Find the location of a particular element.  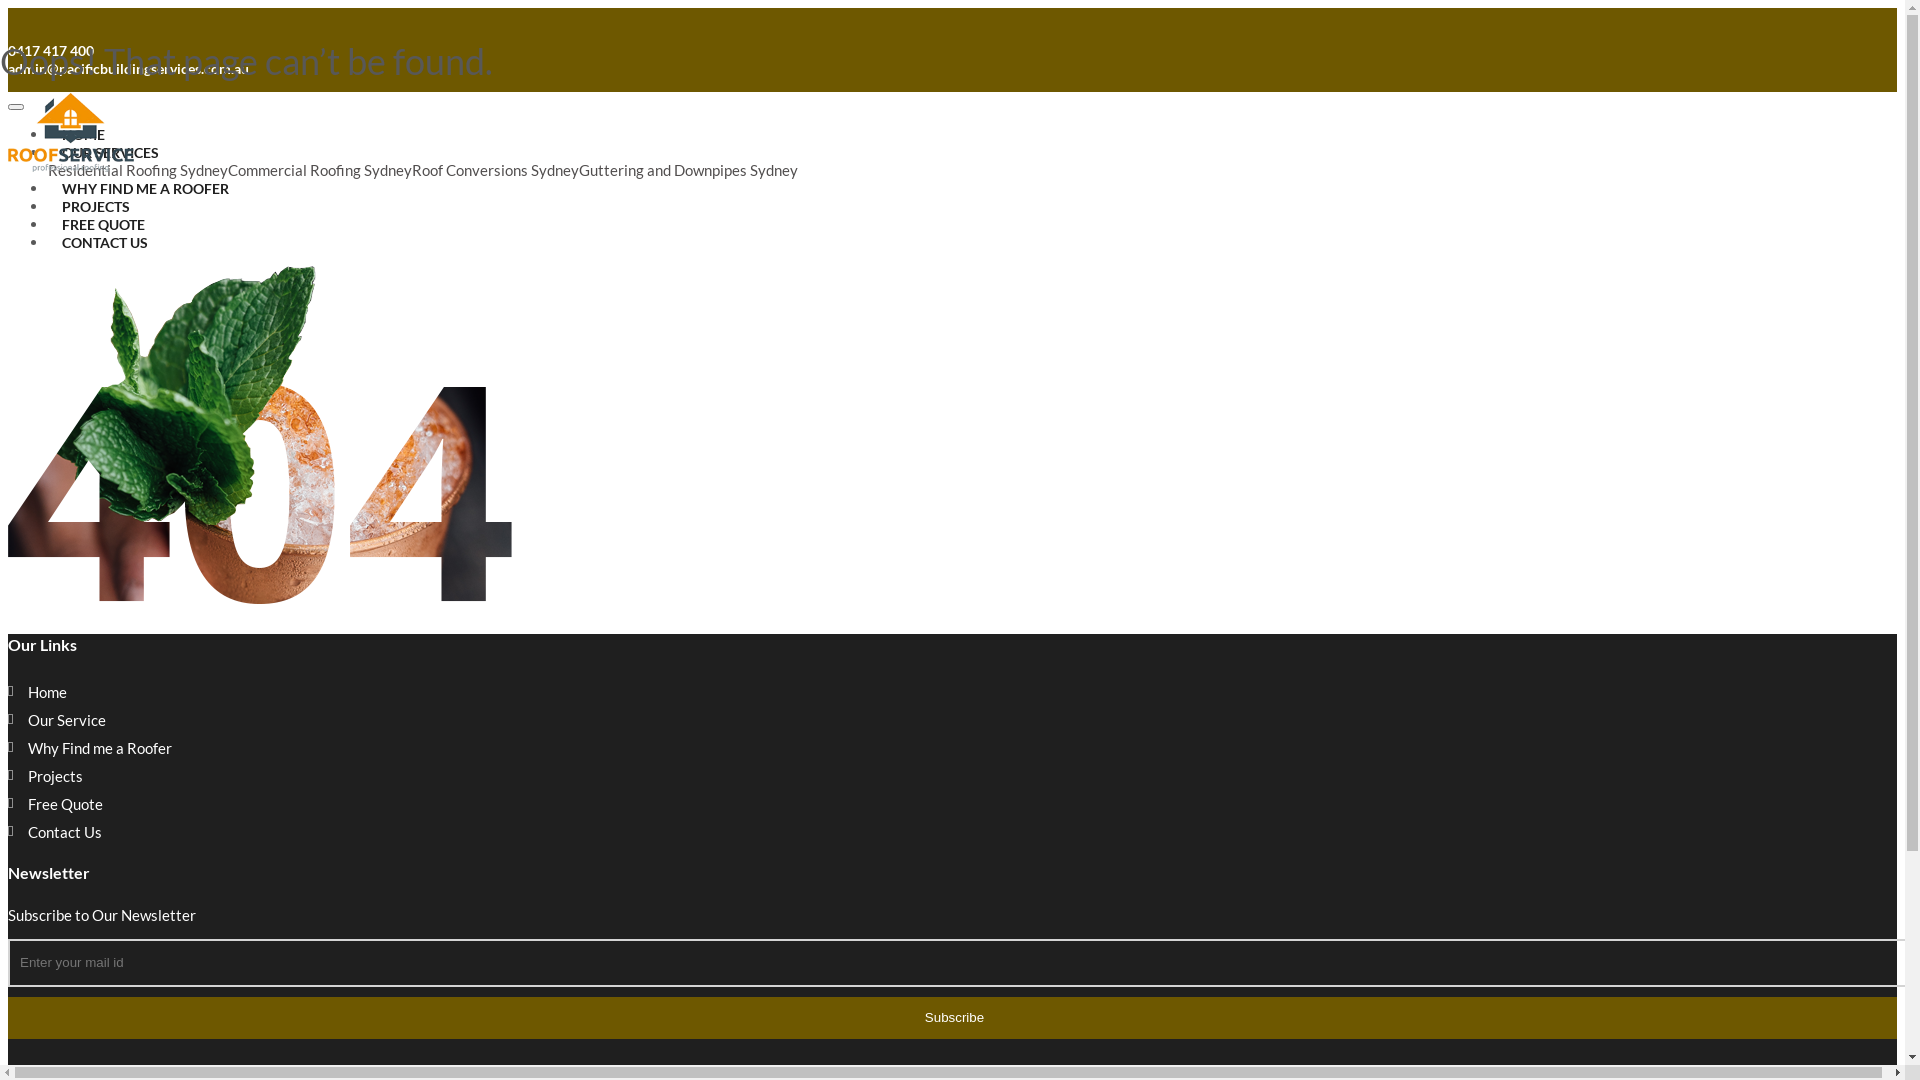

'Our Service' is located at coordinates (67, 720).